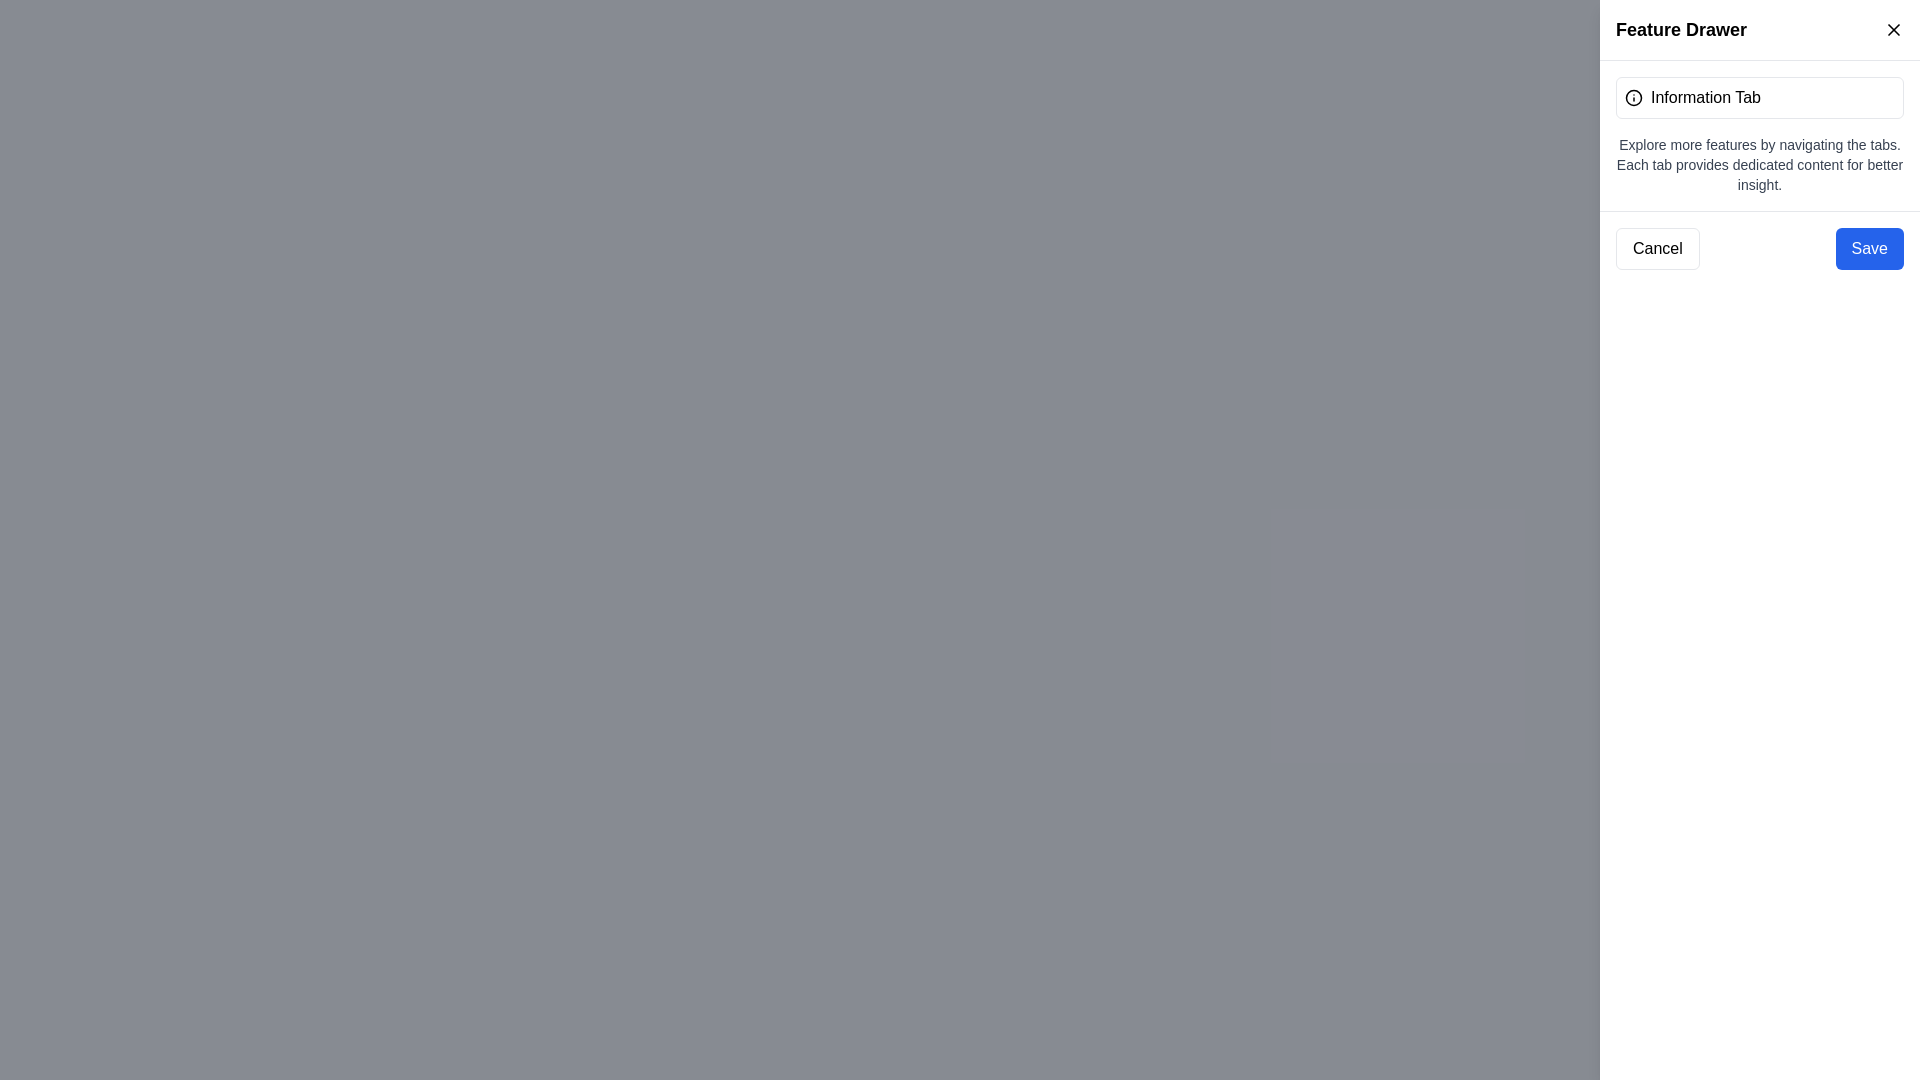 Image resolution: width=1920 pixels, height=1080 pixels. What do you see at coordinates (1893, 30) in the screenshot?
I see `the close button icon located at the top-right corner of the 'Feature Drawer' panel for keyboard navigation` at bounding box center [1893, 30].